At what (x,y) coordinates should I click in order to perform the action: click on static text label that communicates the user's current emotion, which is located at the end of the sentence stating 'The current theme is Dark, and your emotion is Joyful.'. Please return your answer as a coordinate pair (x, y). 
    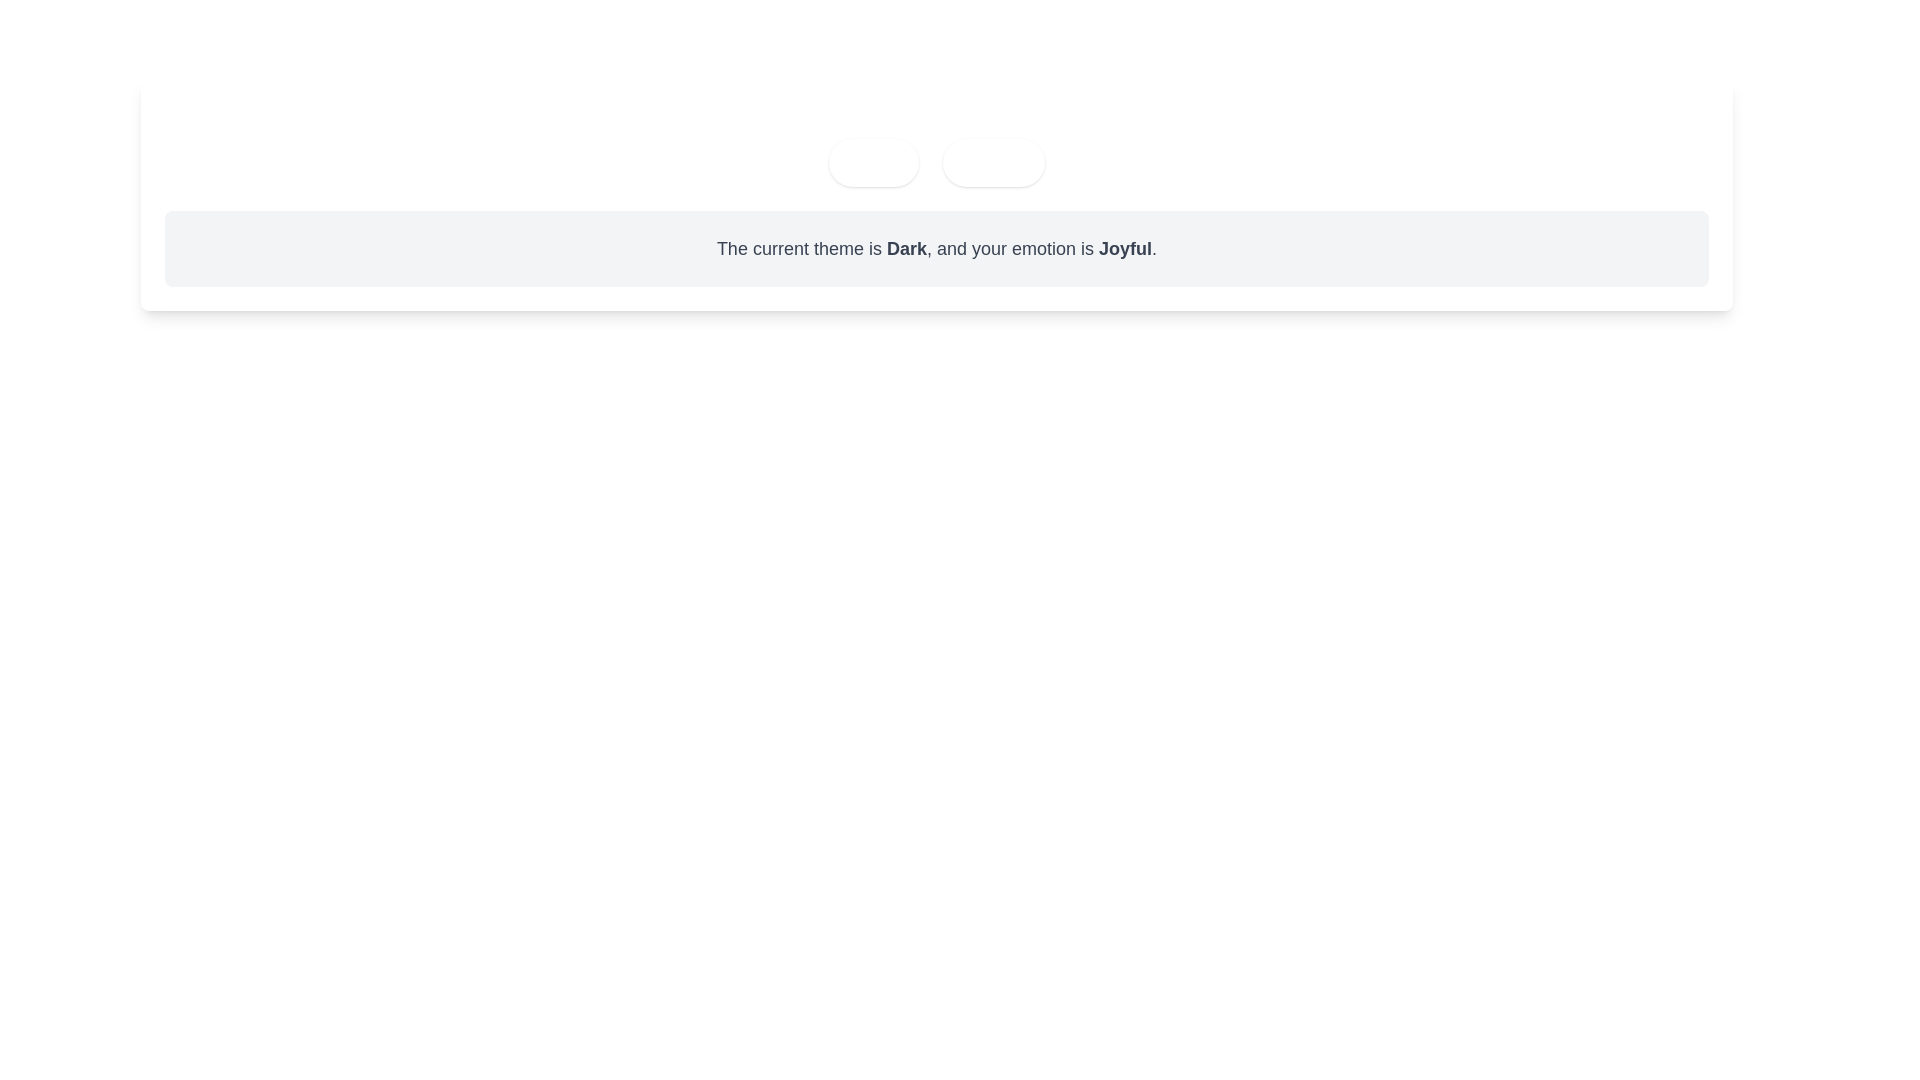
    Looking at the image, I should click on (1125, 248).